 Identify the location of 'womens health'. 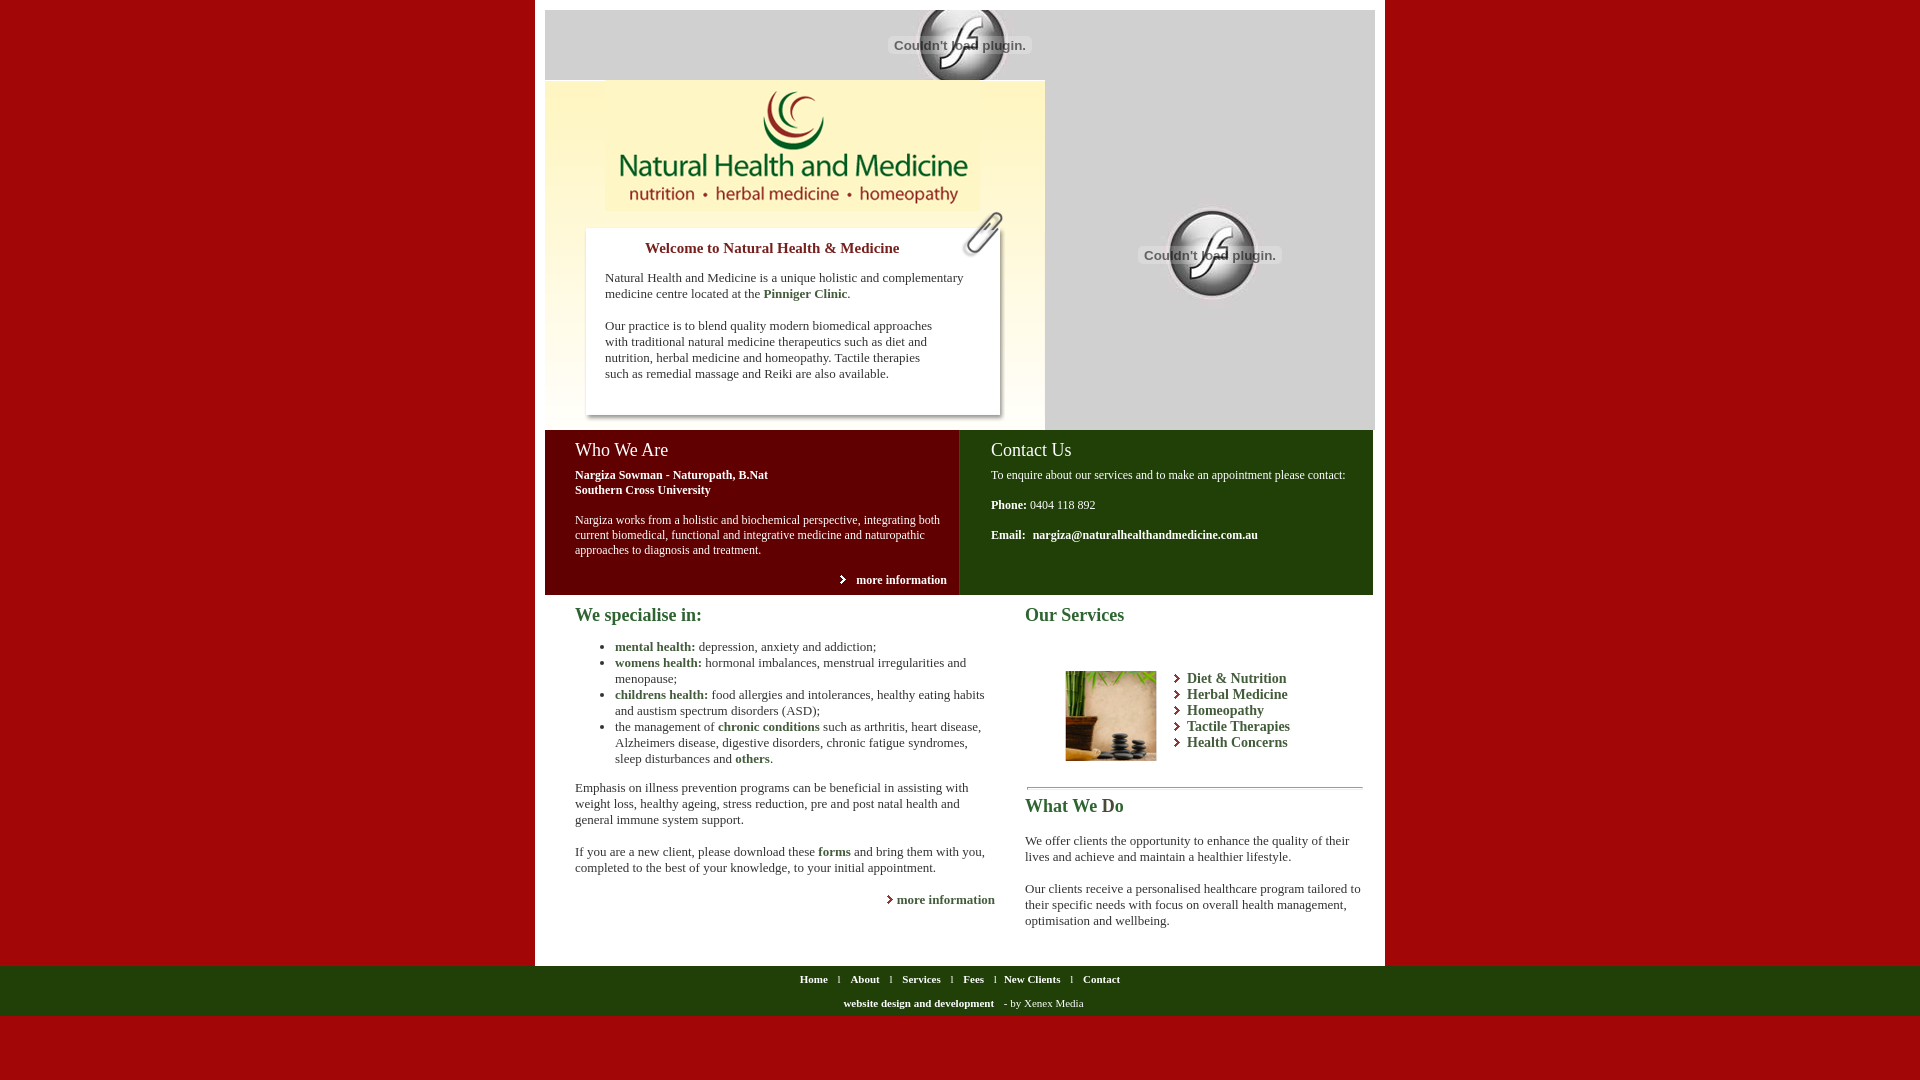
(613, 662).